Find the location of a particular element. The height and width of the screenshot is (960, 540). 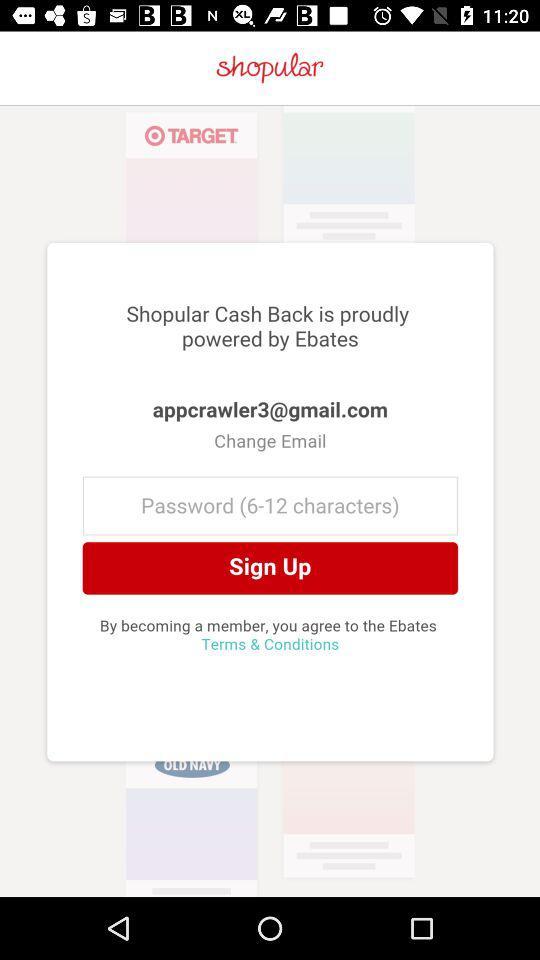

color print is located at coordinates (270, 500).